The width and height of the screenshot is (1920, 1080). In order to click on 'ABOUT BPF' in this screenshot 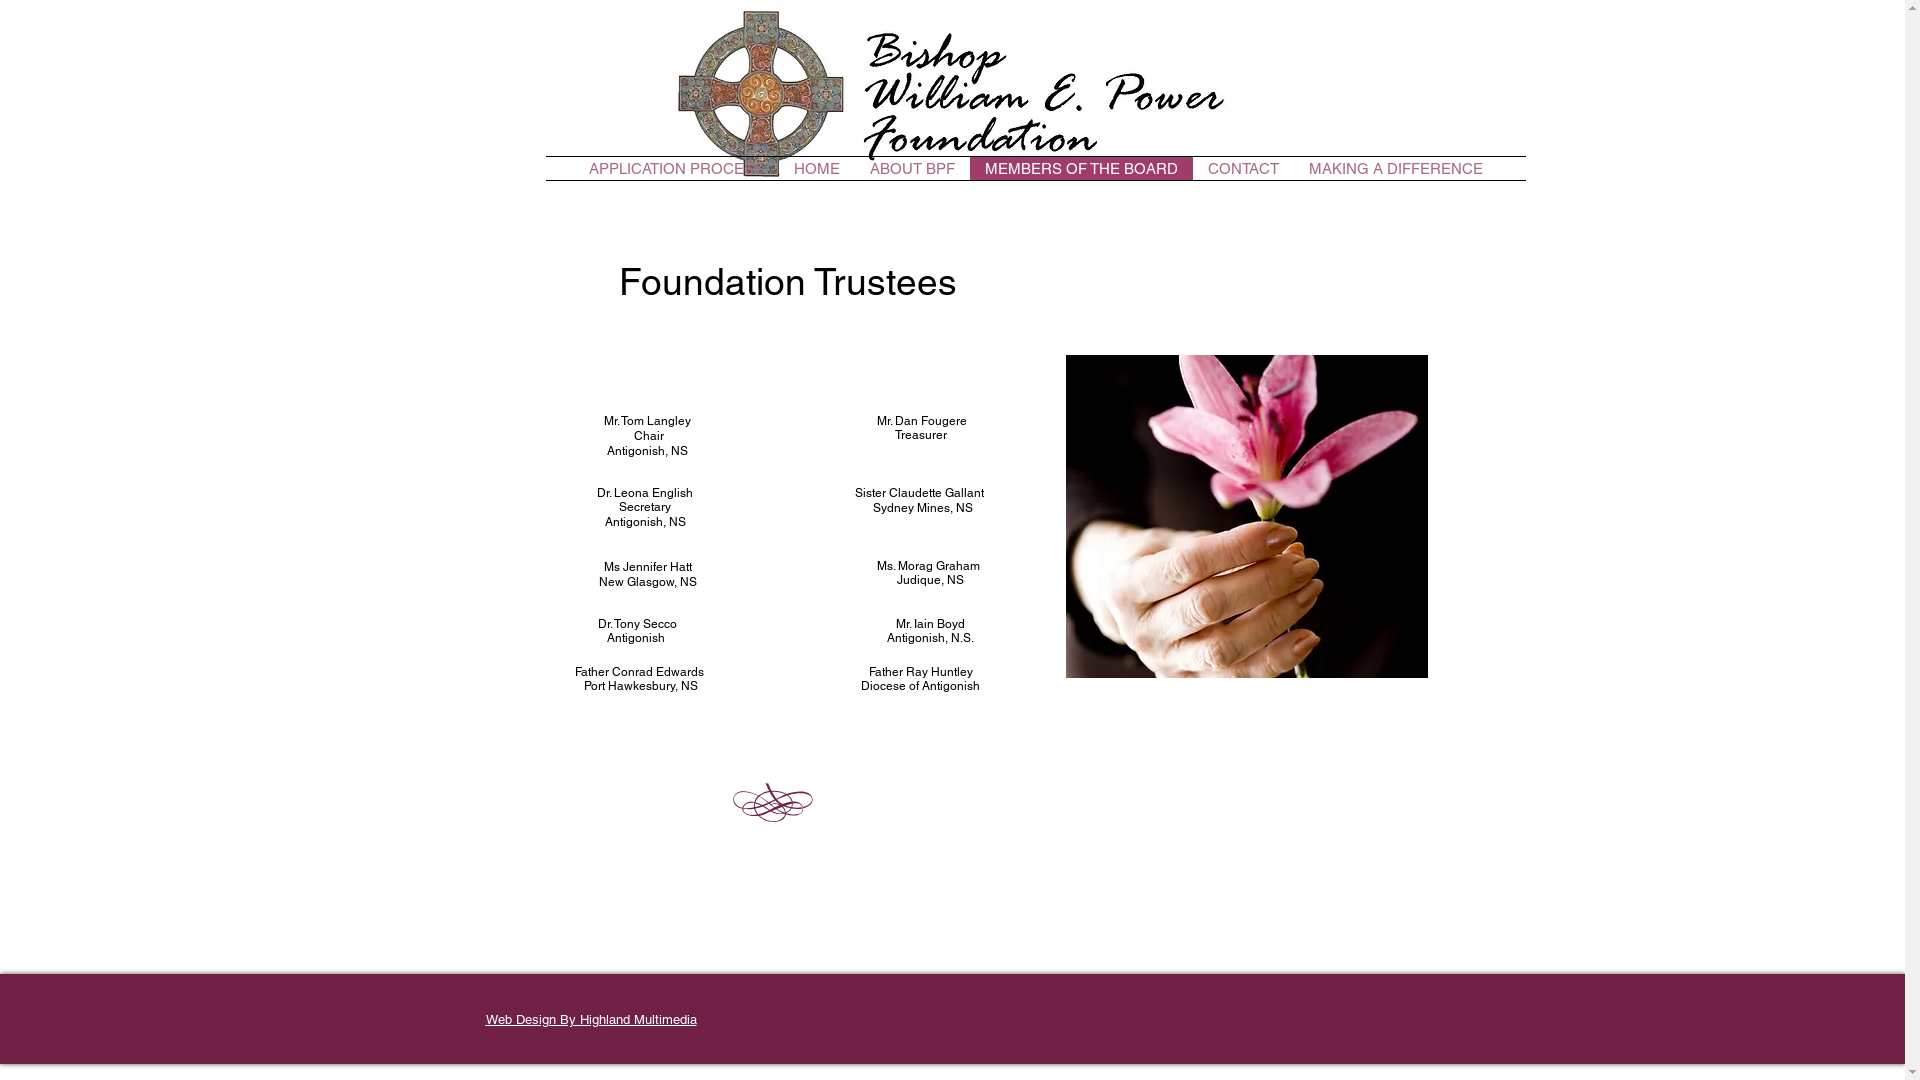, I will do `click(910, 167)`.